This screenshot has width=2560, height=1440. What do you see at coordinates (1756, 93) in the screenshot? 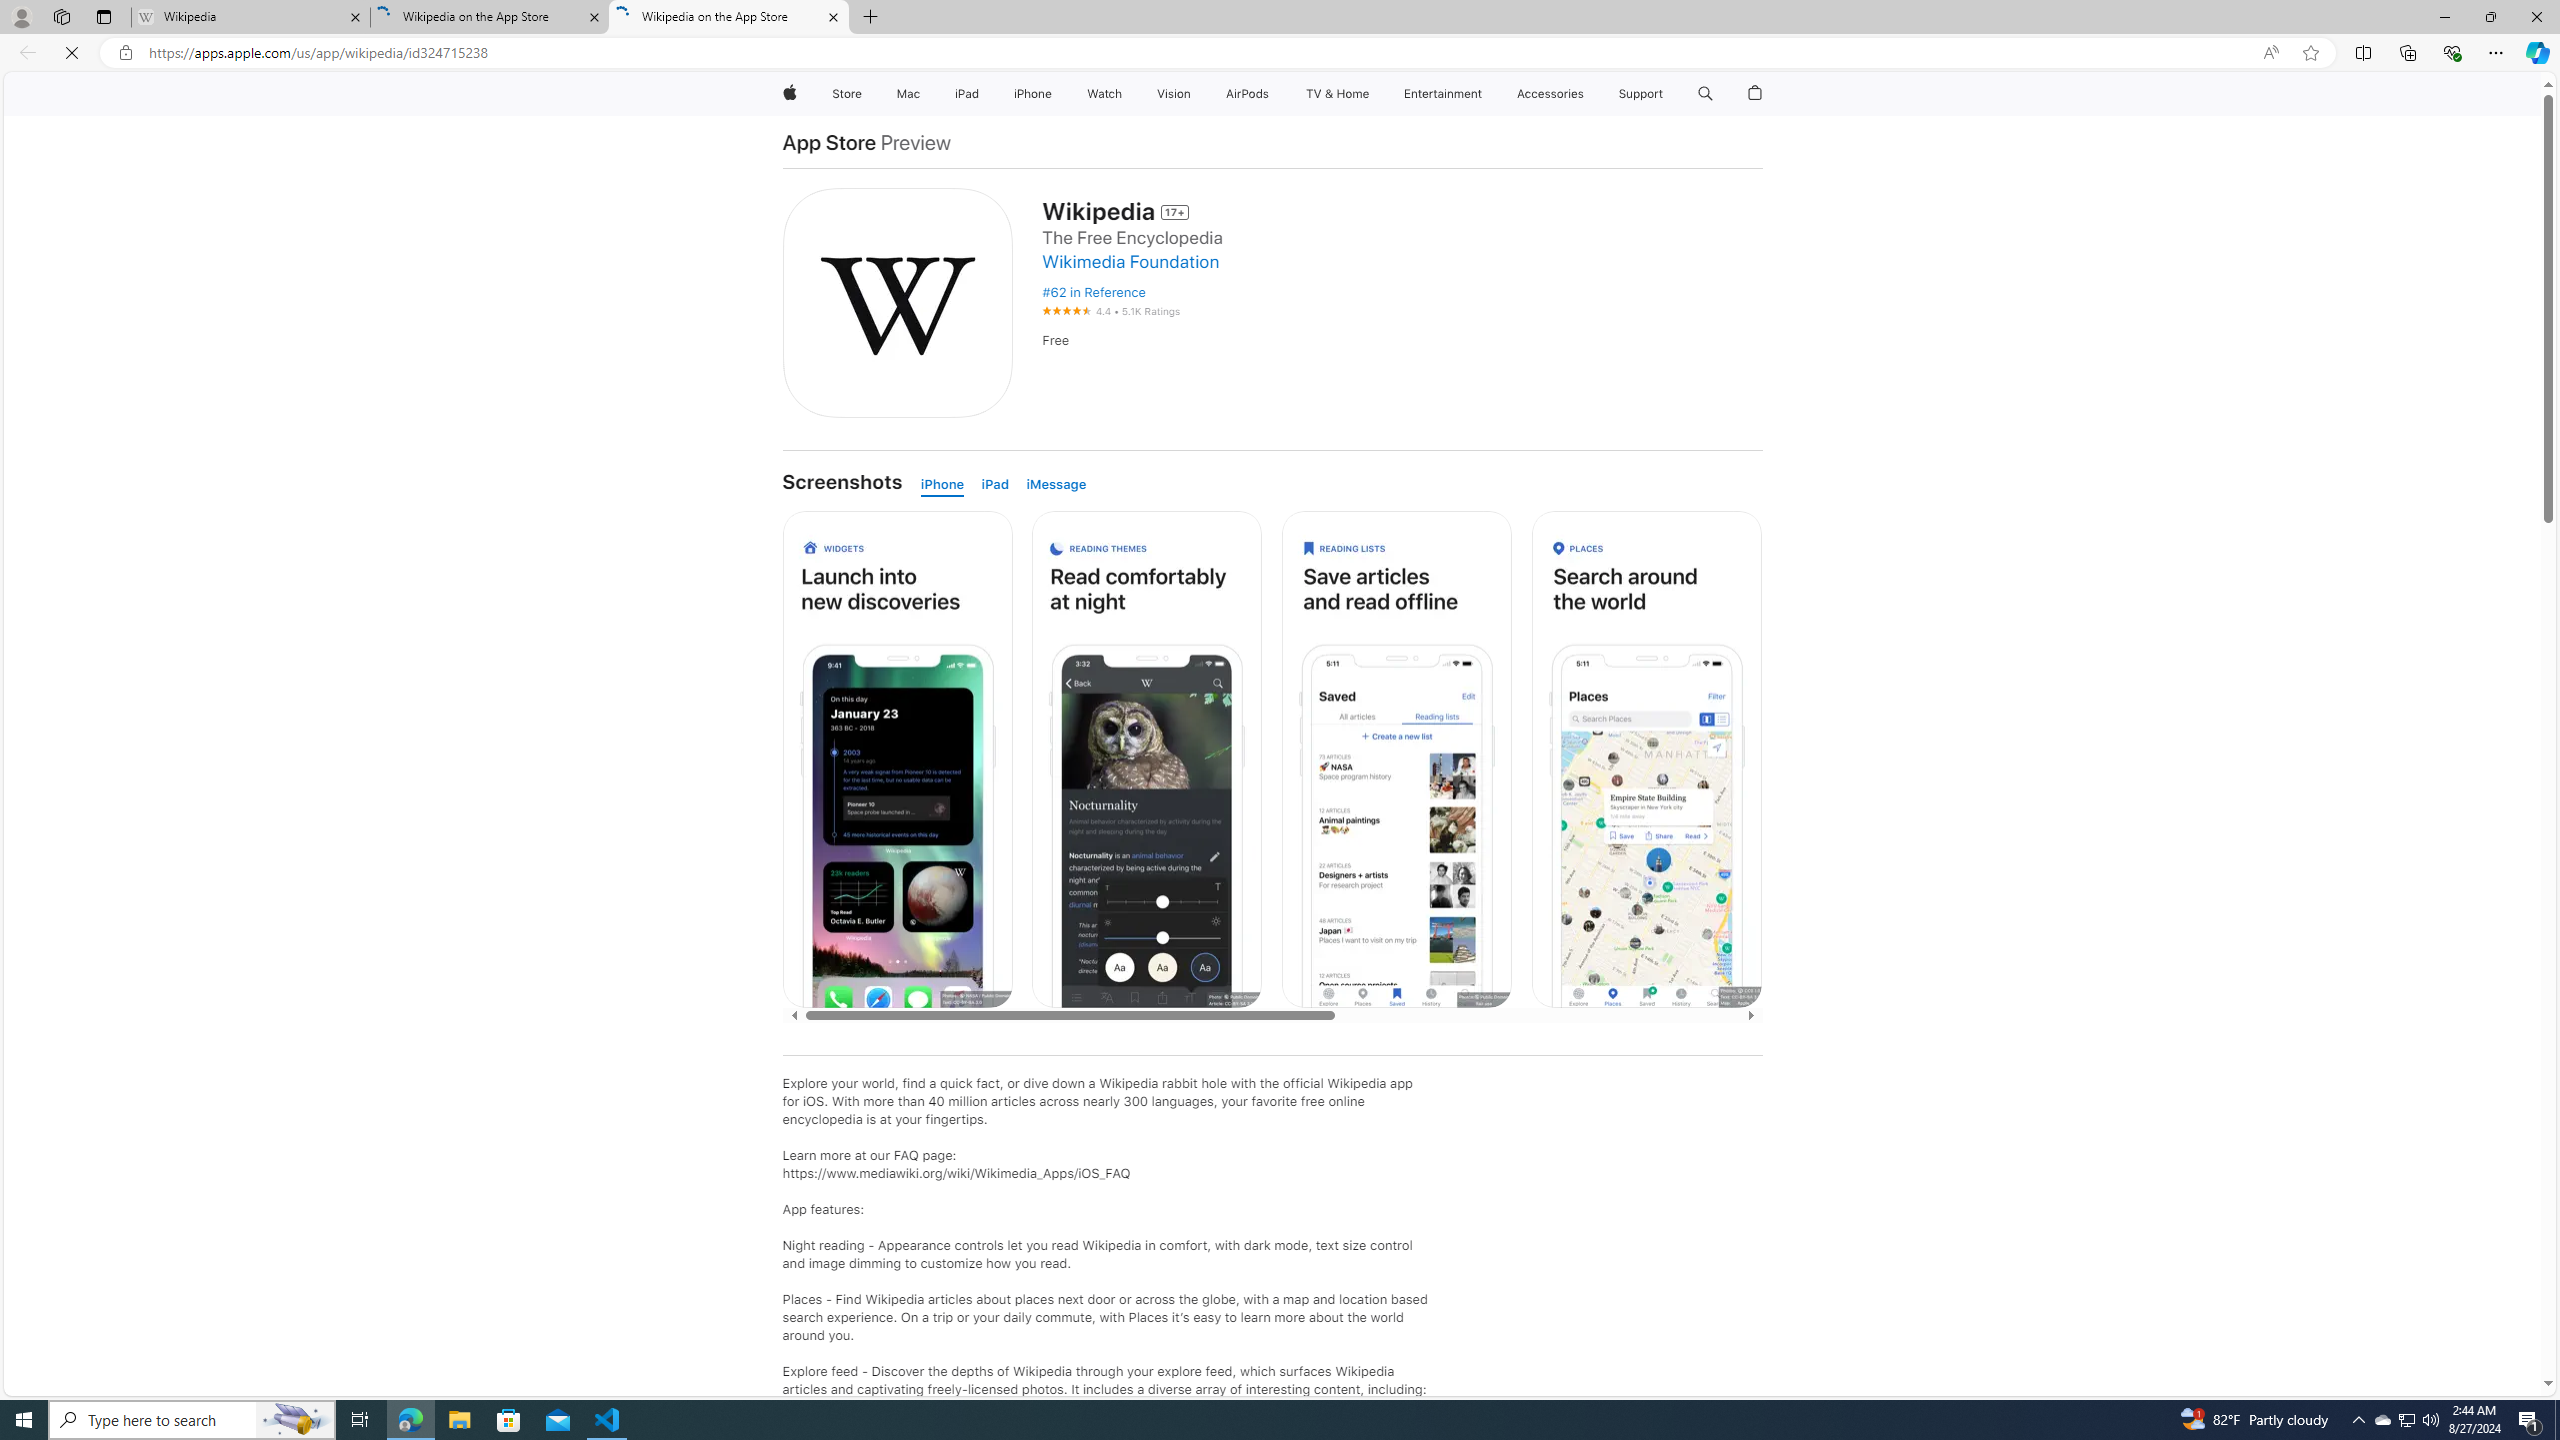
I see `'Shopping Bag'` at bounding box center [1756, 93].